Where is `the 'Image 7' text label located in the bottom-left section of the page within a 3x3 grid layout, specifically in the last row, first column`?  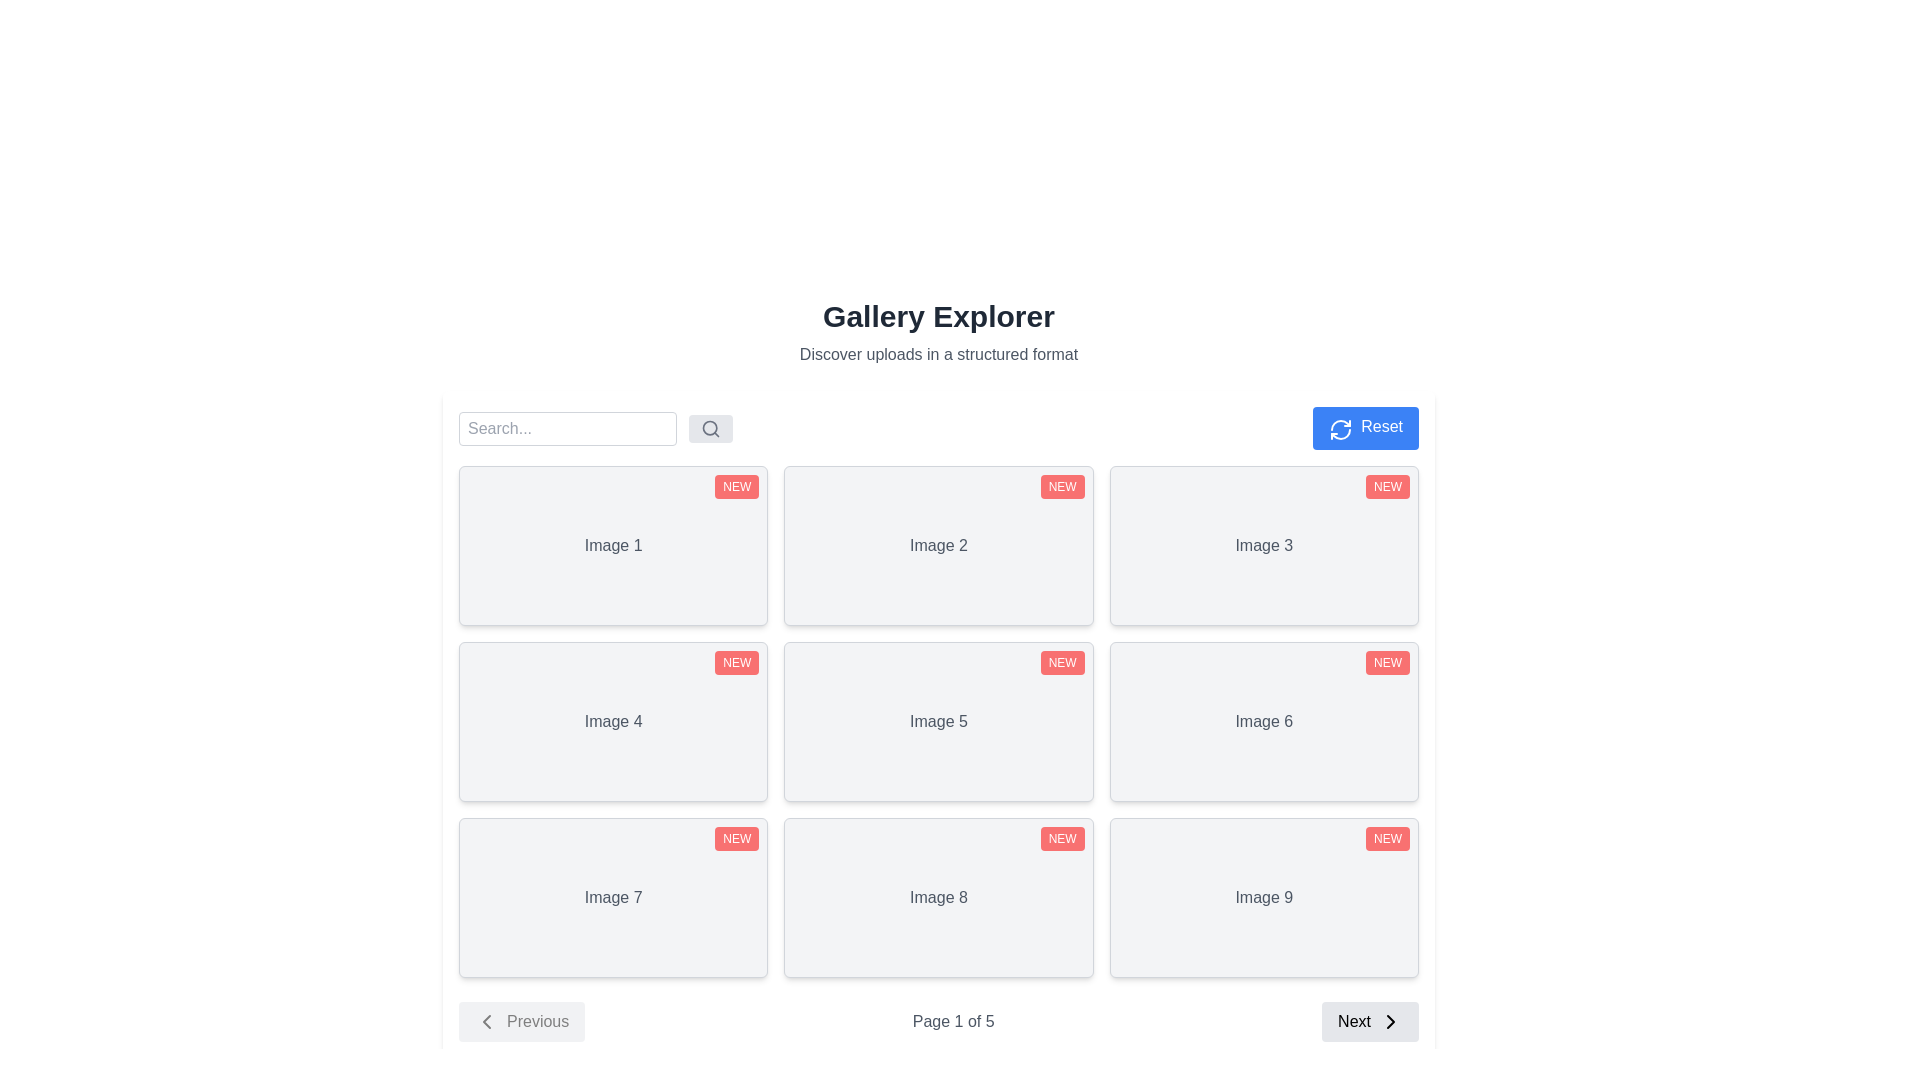
the 'Image 7' text label located in the bottom-left section of the page within a 3x3 grid layout, specifically in the last row, first column is located at coordinates (612, 897).